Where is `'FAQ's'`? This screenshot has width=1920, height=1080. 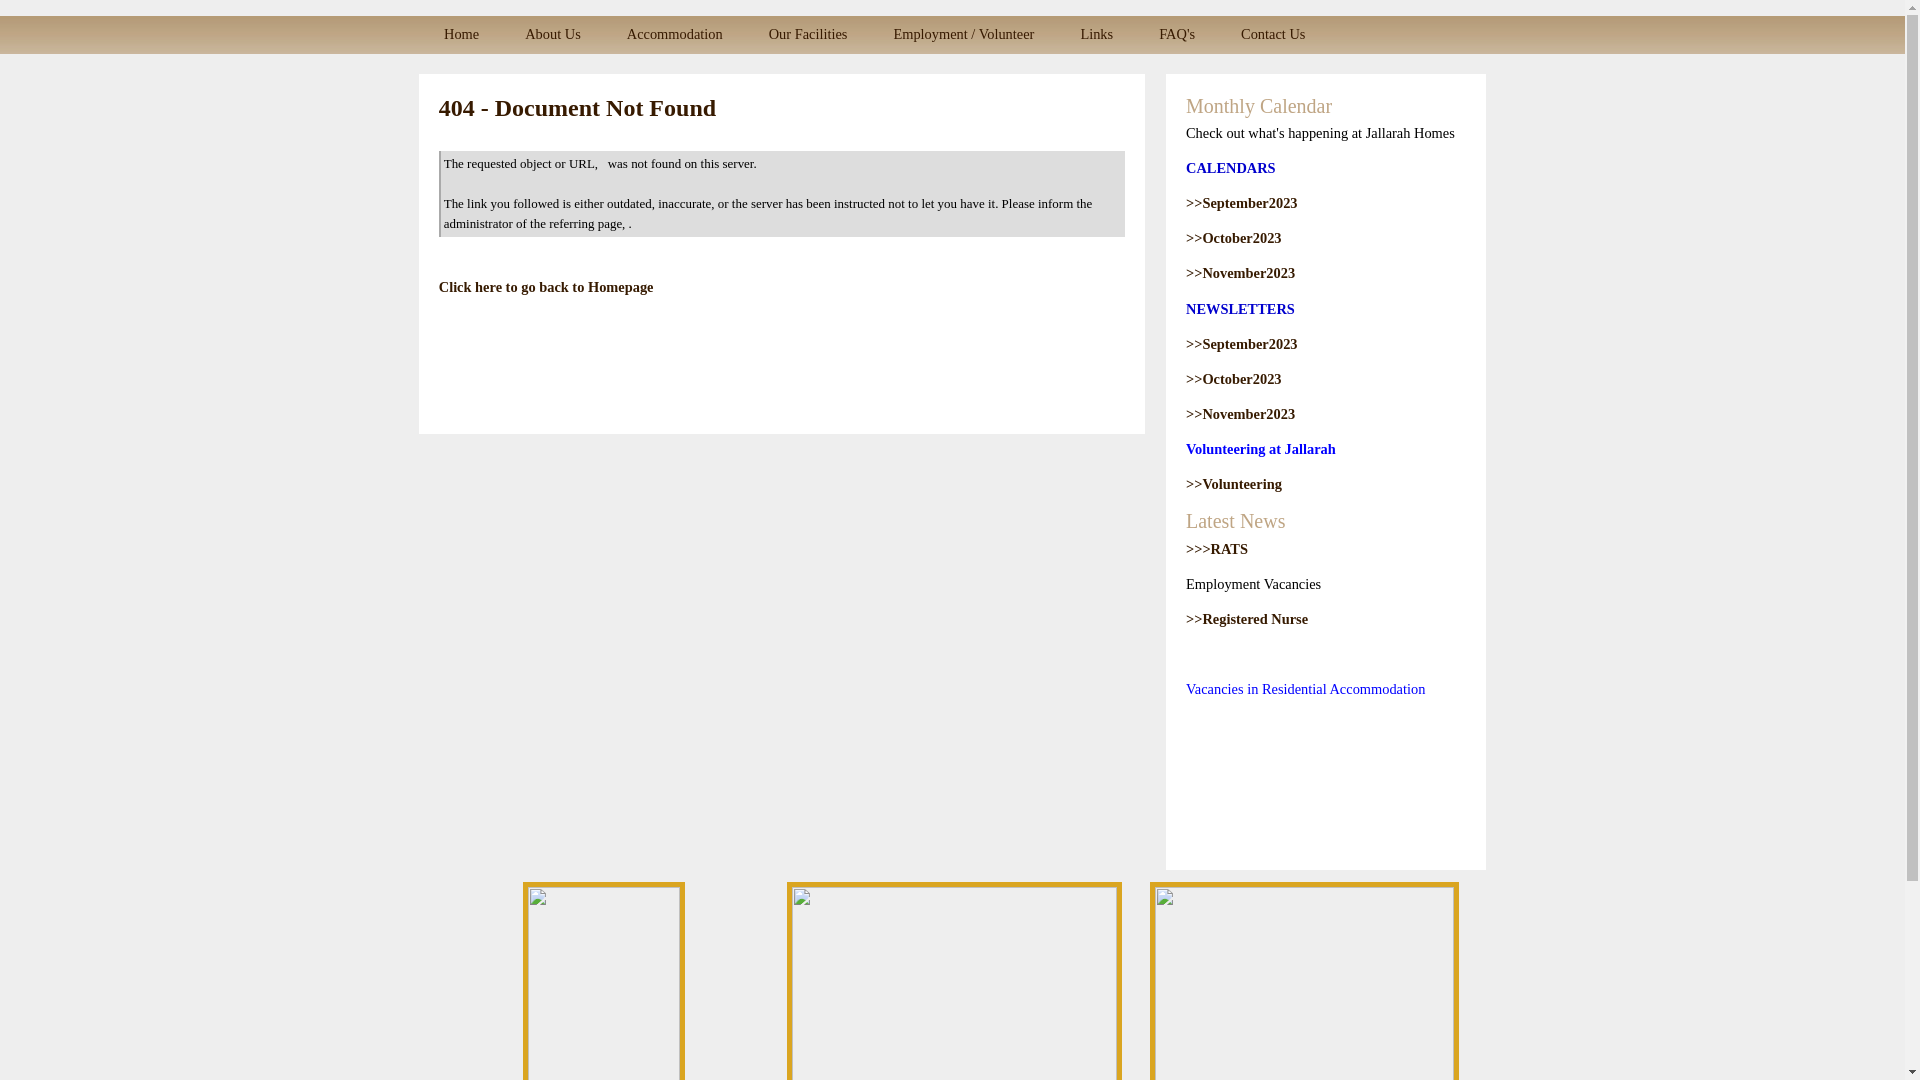 'FAQ's' is located at coordinates (1176, 34).